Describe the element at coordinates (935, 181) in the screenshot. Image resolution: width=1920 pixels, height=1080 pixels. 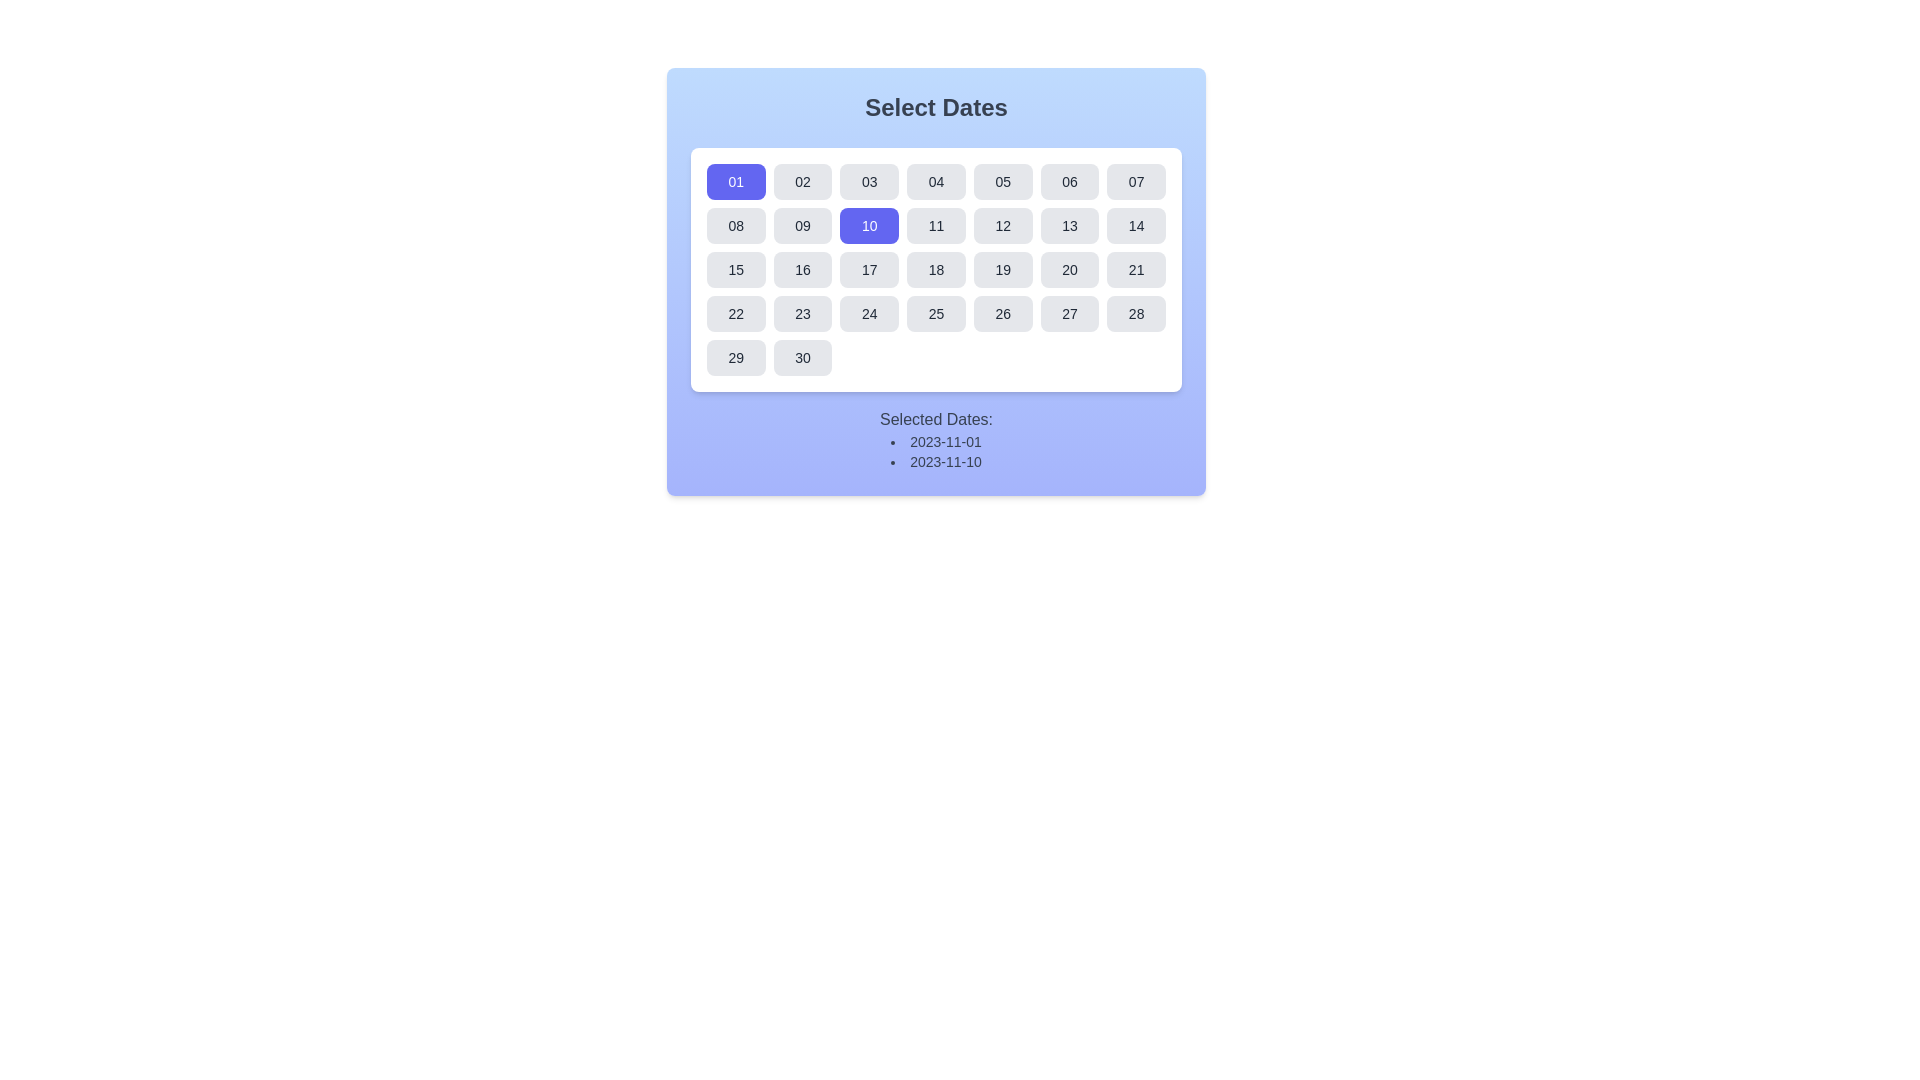
I see `the rounded rectangular button labeled '04' with a light gray background` at that location.